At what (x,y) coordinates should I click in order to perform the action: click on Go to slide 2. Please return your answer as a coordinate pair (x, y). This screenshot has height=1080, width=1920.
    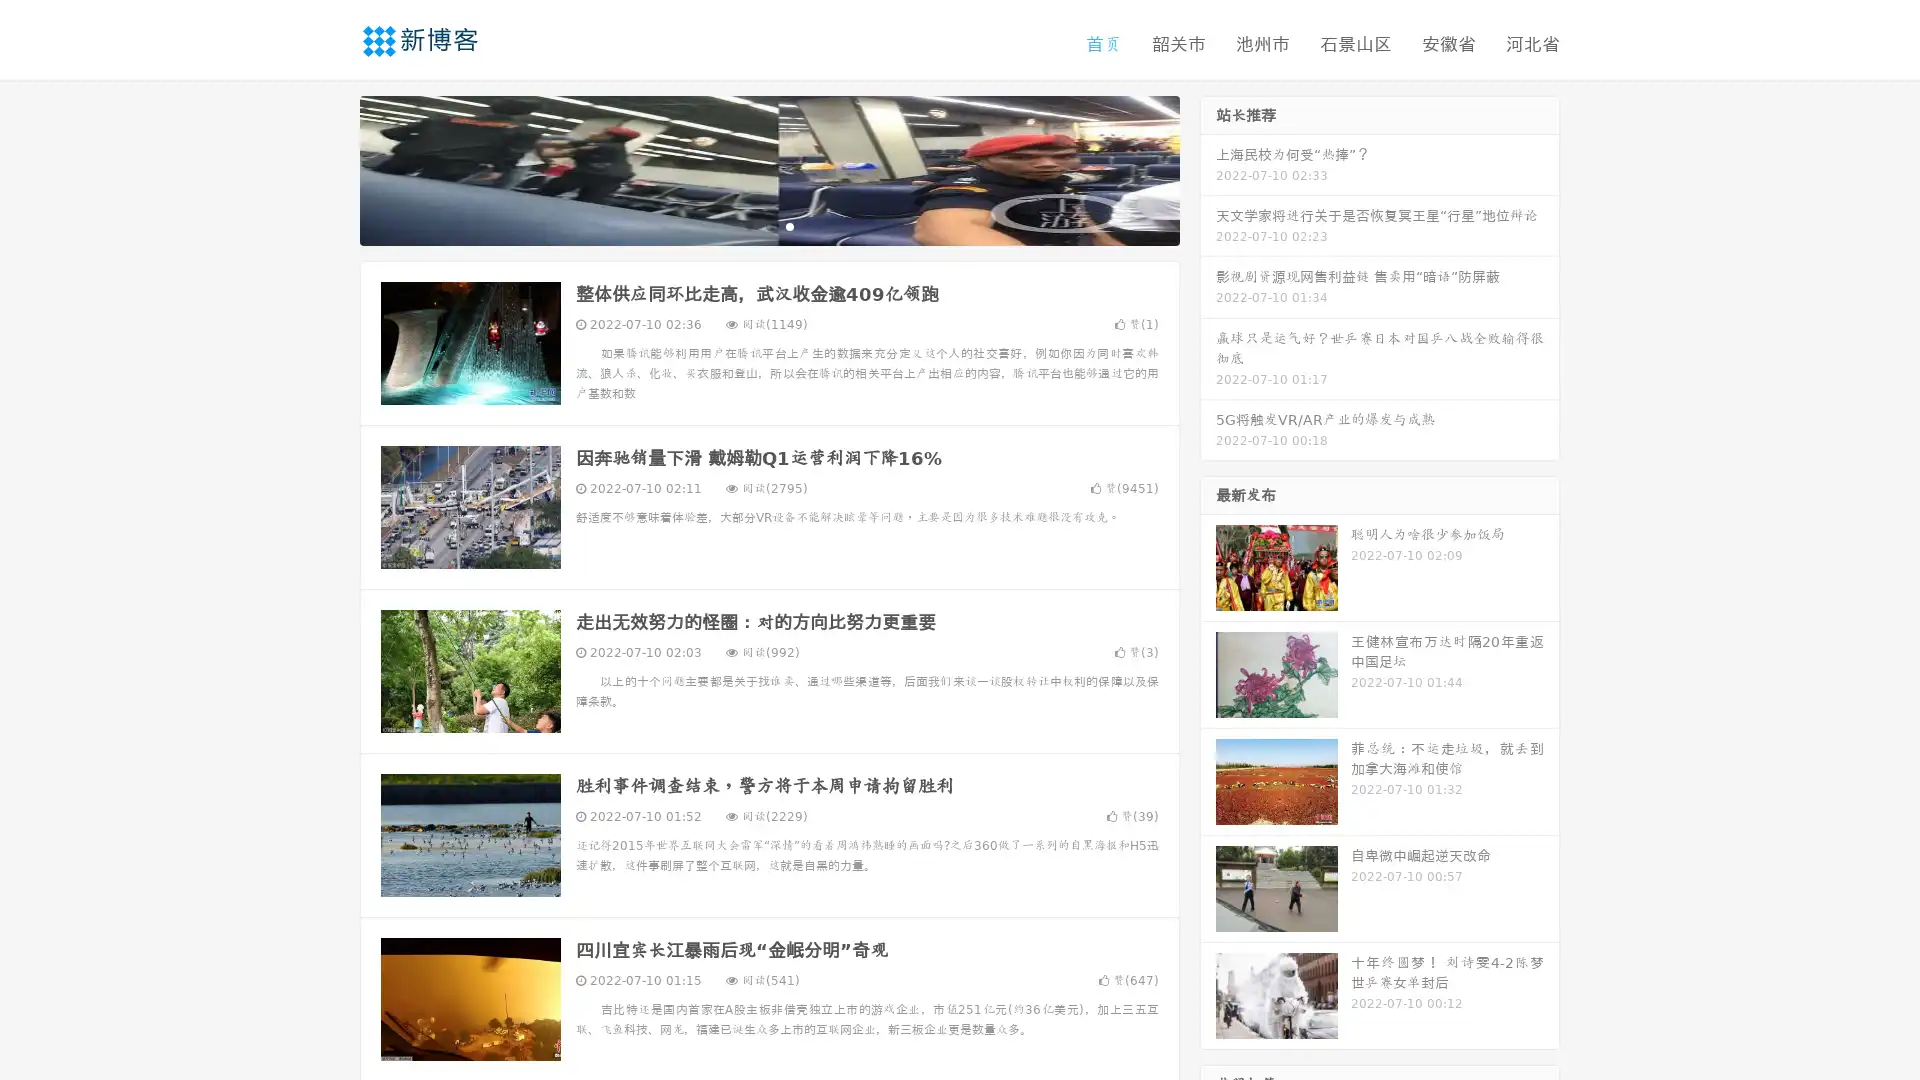
    Looking at the image, I should click on (768, 225).